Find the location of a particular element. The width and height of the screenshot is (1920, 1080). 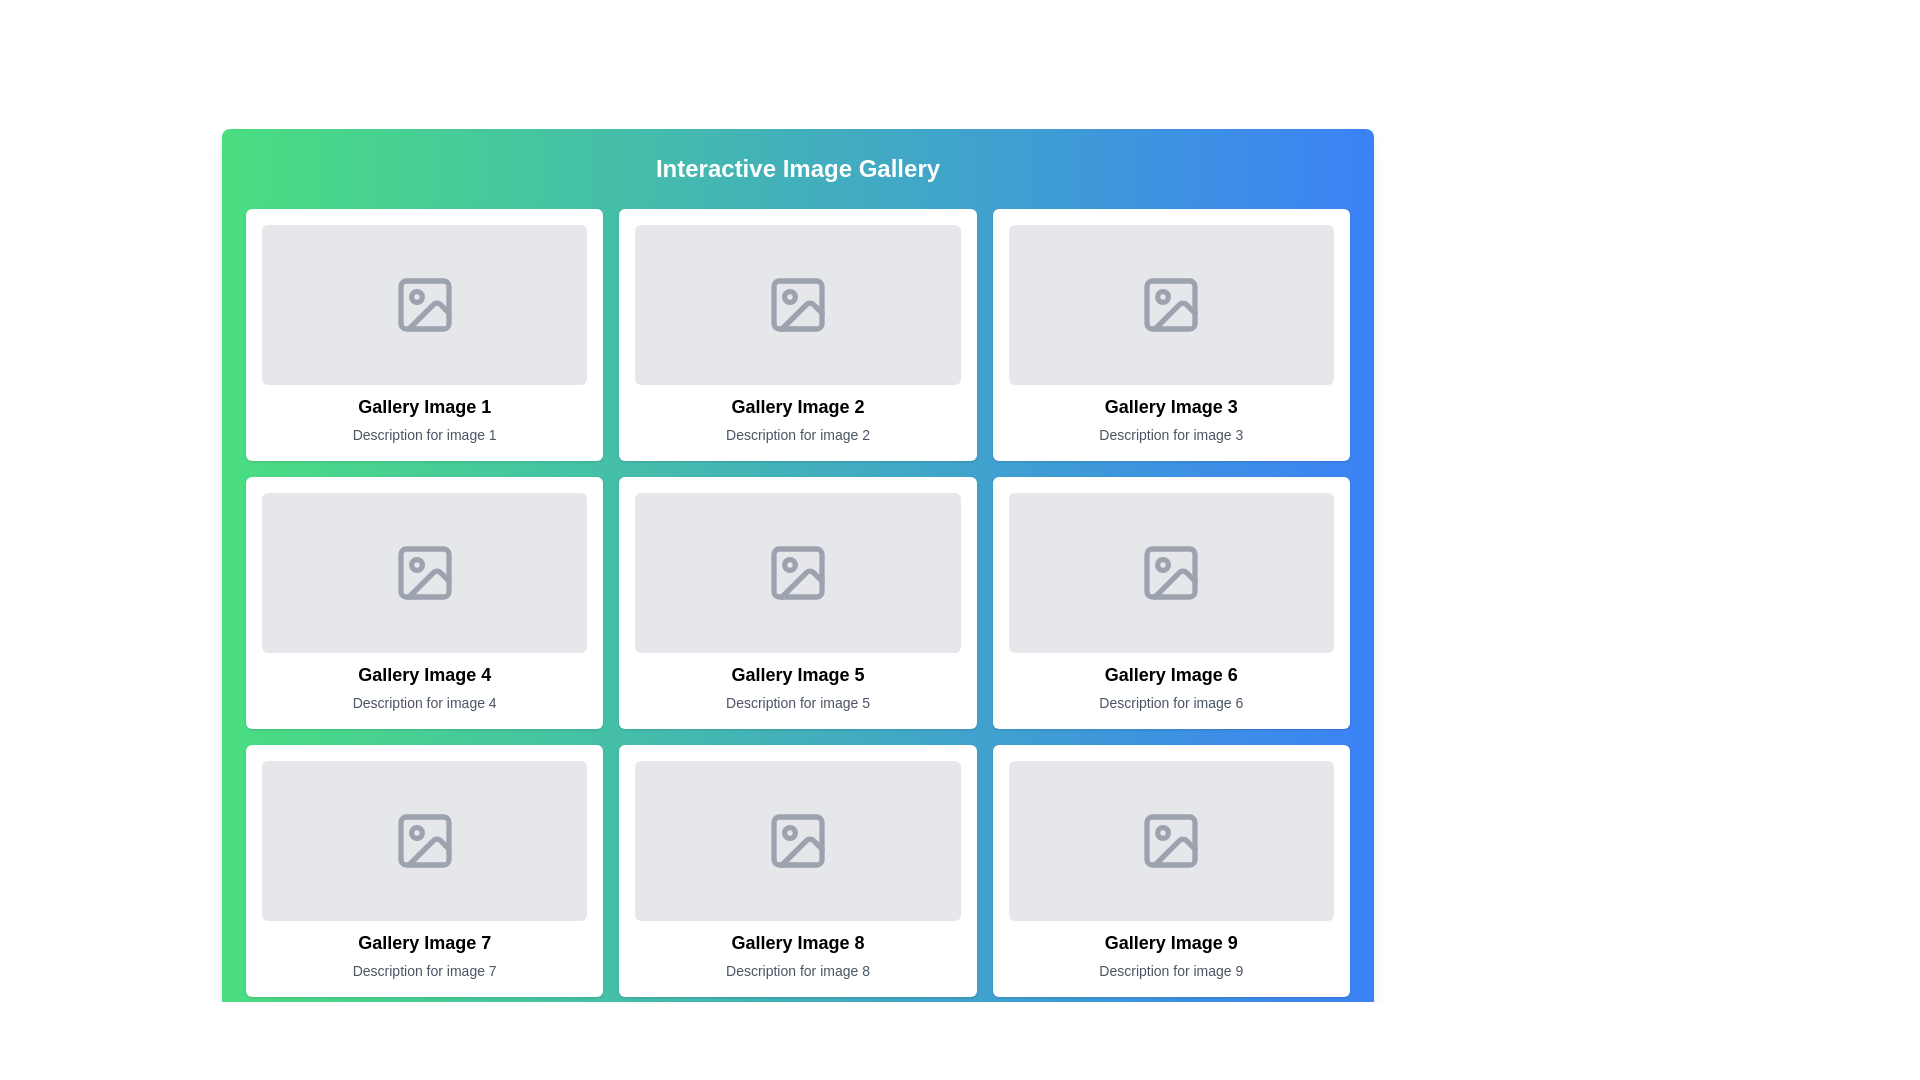

the placeholder icon in the first row, third cell of the interactive image gallery is located at coordinates (1171, 304).